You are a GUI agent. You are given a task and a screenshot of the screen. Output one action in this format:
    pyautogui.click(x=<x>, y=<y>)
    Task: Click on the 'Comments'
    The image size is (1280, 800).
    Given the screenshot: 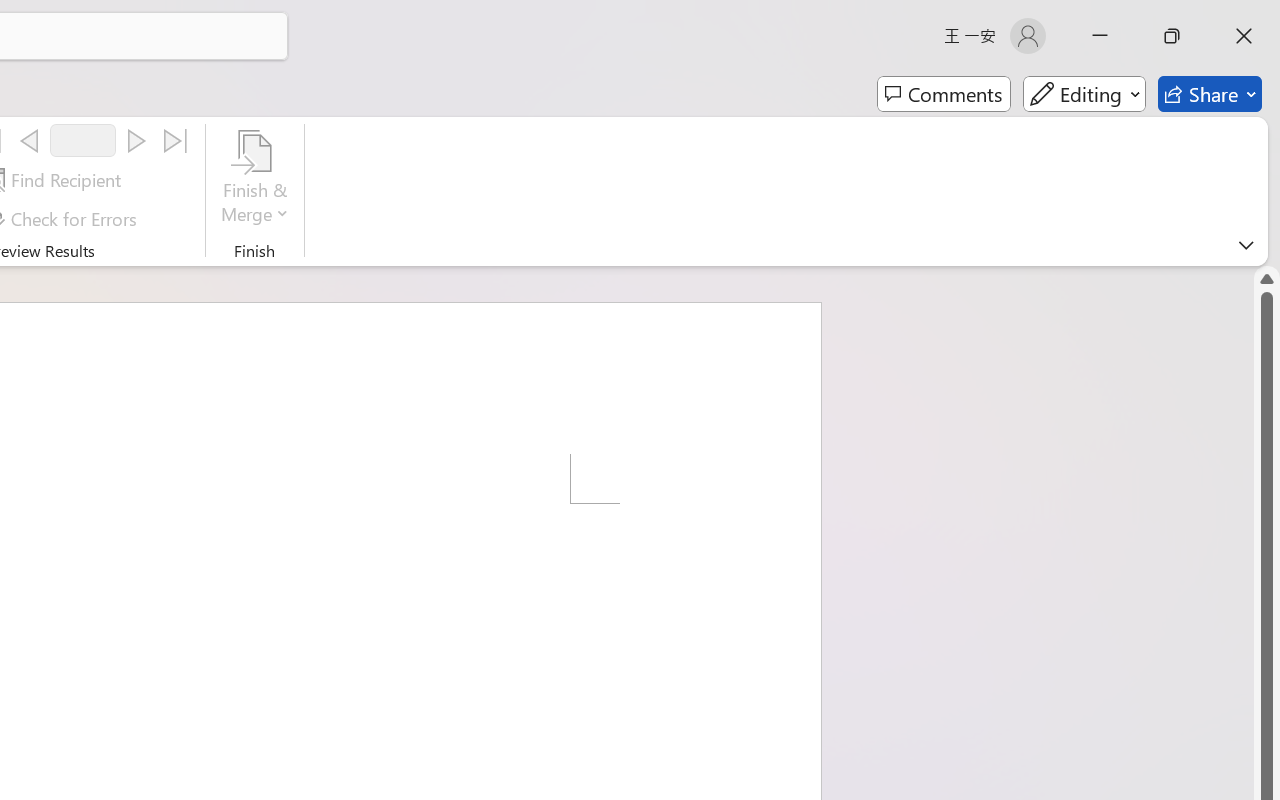 What is the action you would take?
    pyautogui.click(x=943, y=94)
    